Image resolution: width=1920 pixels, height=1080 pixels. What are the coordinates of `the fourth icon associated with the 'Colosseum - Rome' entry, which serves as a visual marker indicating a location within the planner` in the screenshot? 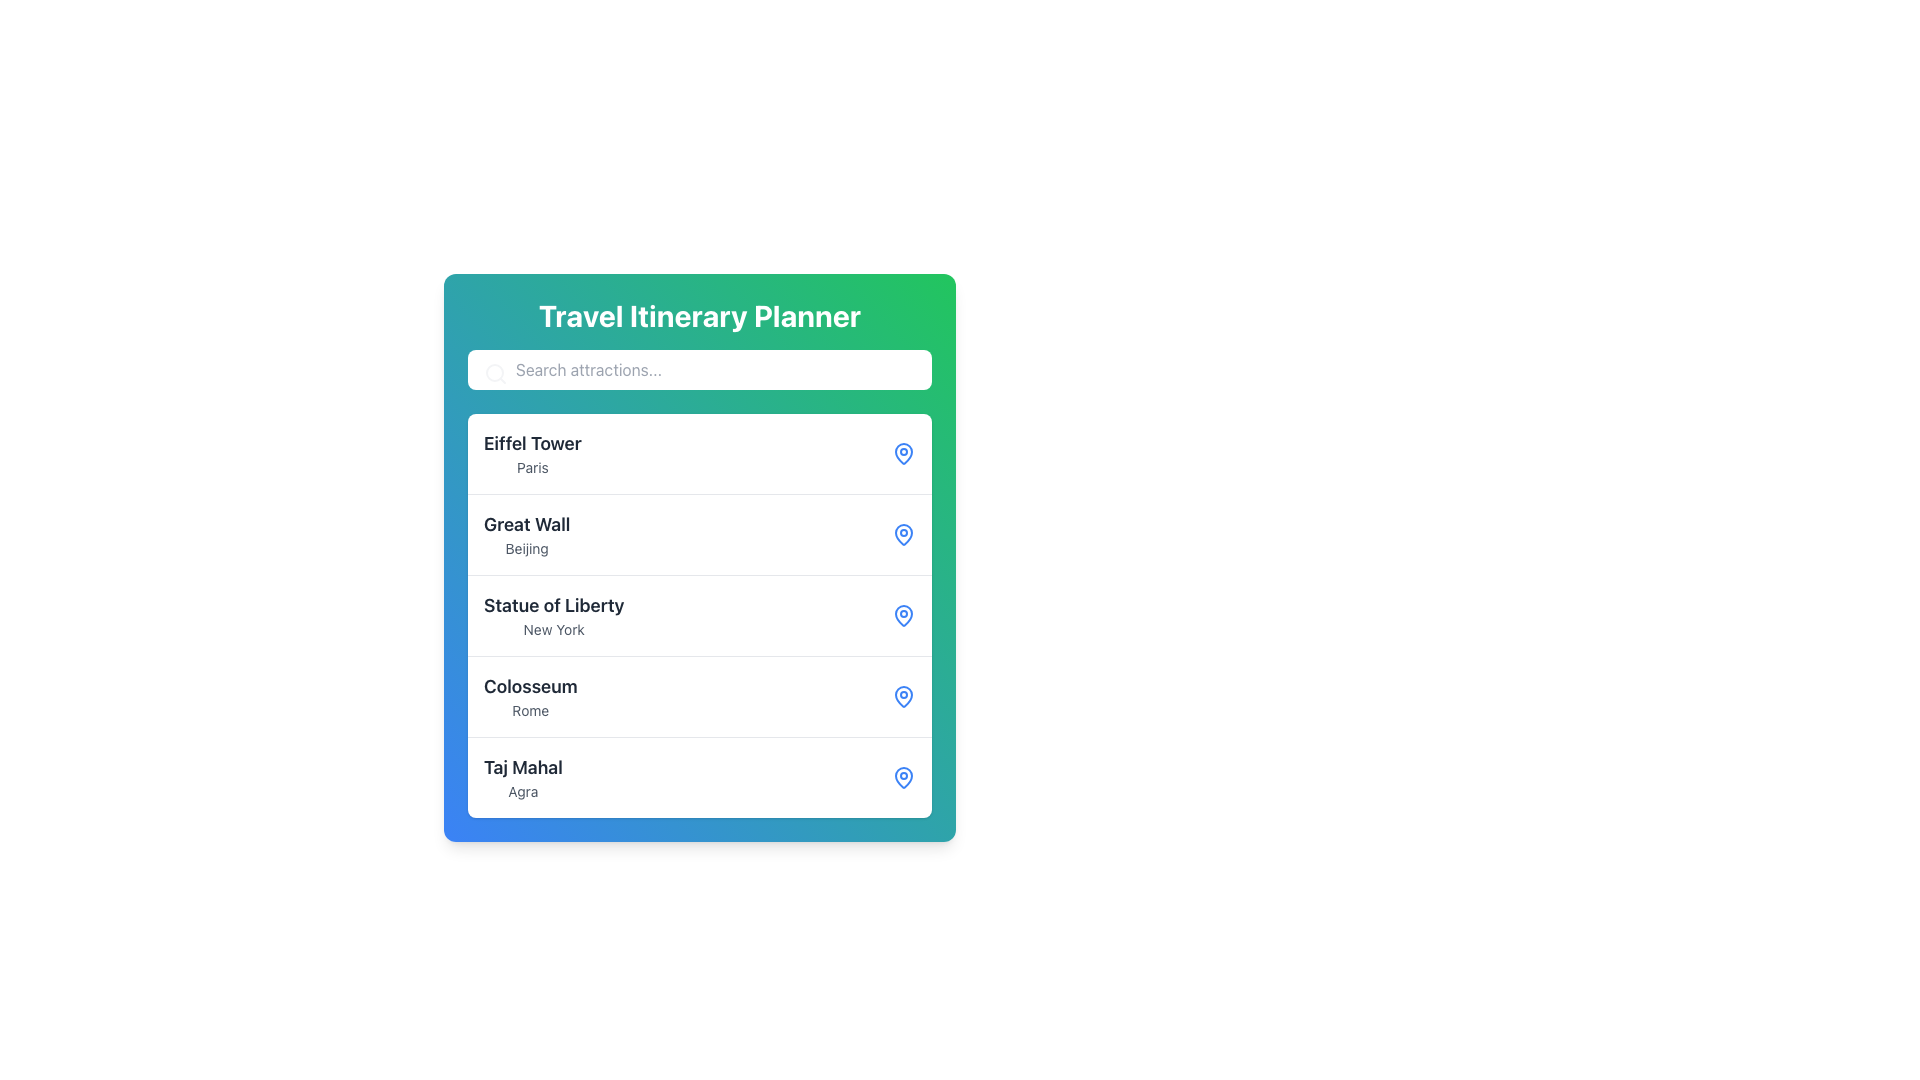 It's located at (902, 696).